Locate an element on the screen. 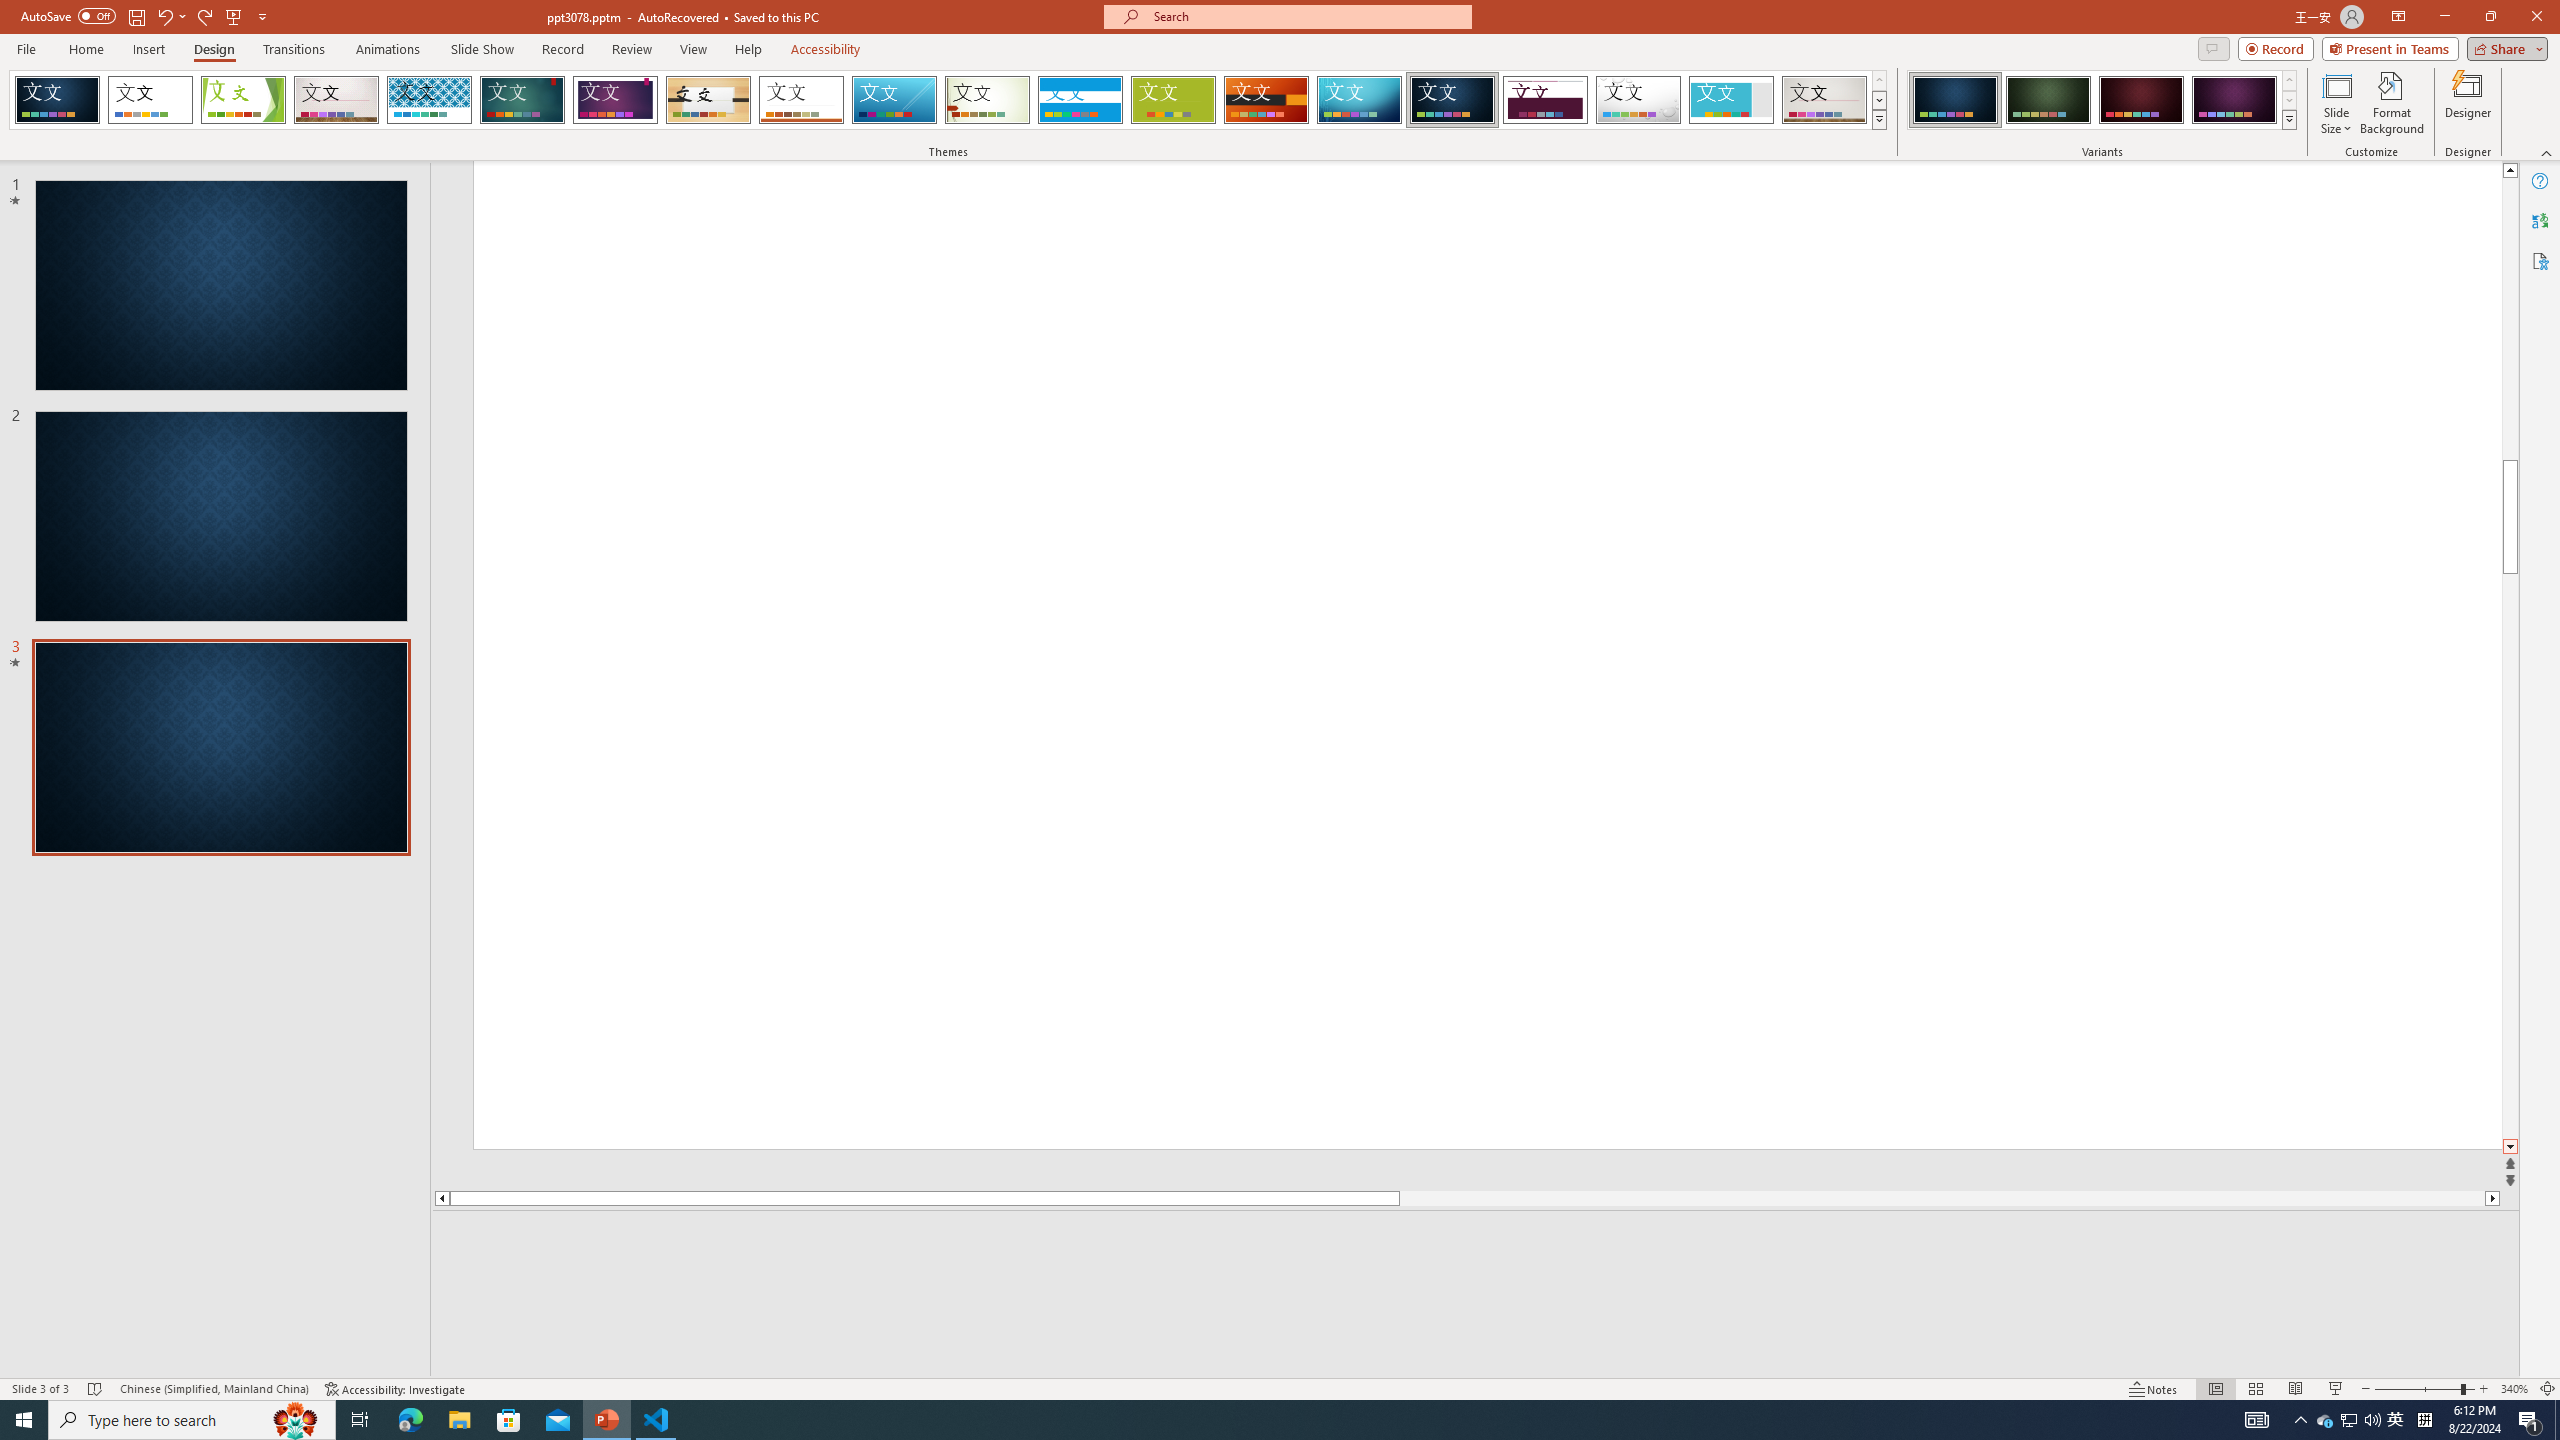 This screenshot has width=2560, height=1440. 'AutomationID: ThemeVariantsGallery' is located at coordinates (2103, 99).